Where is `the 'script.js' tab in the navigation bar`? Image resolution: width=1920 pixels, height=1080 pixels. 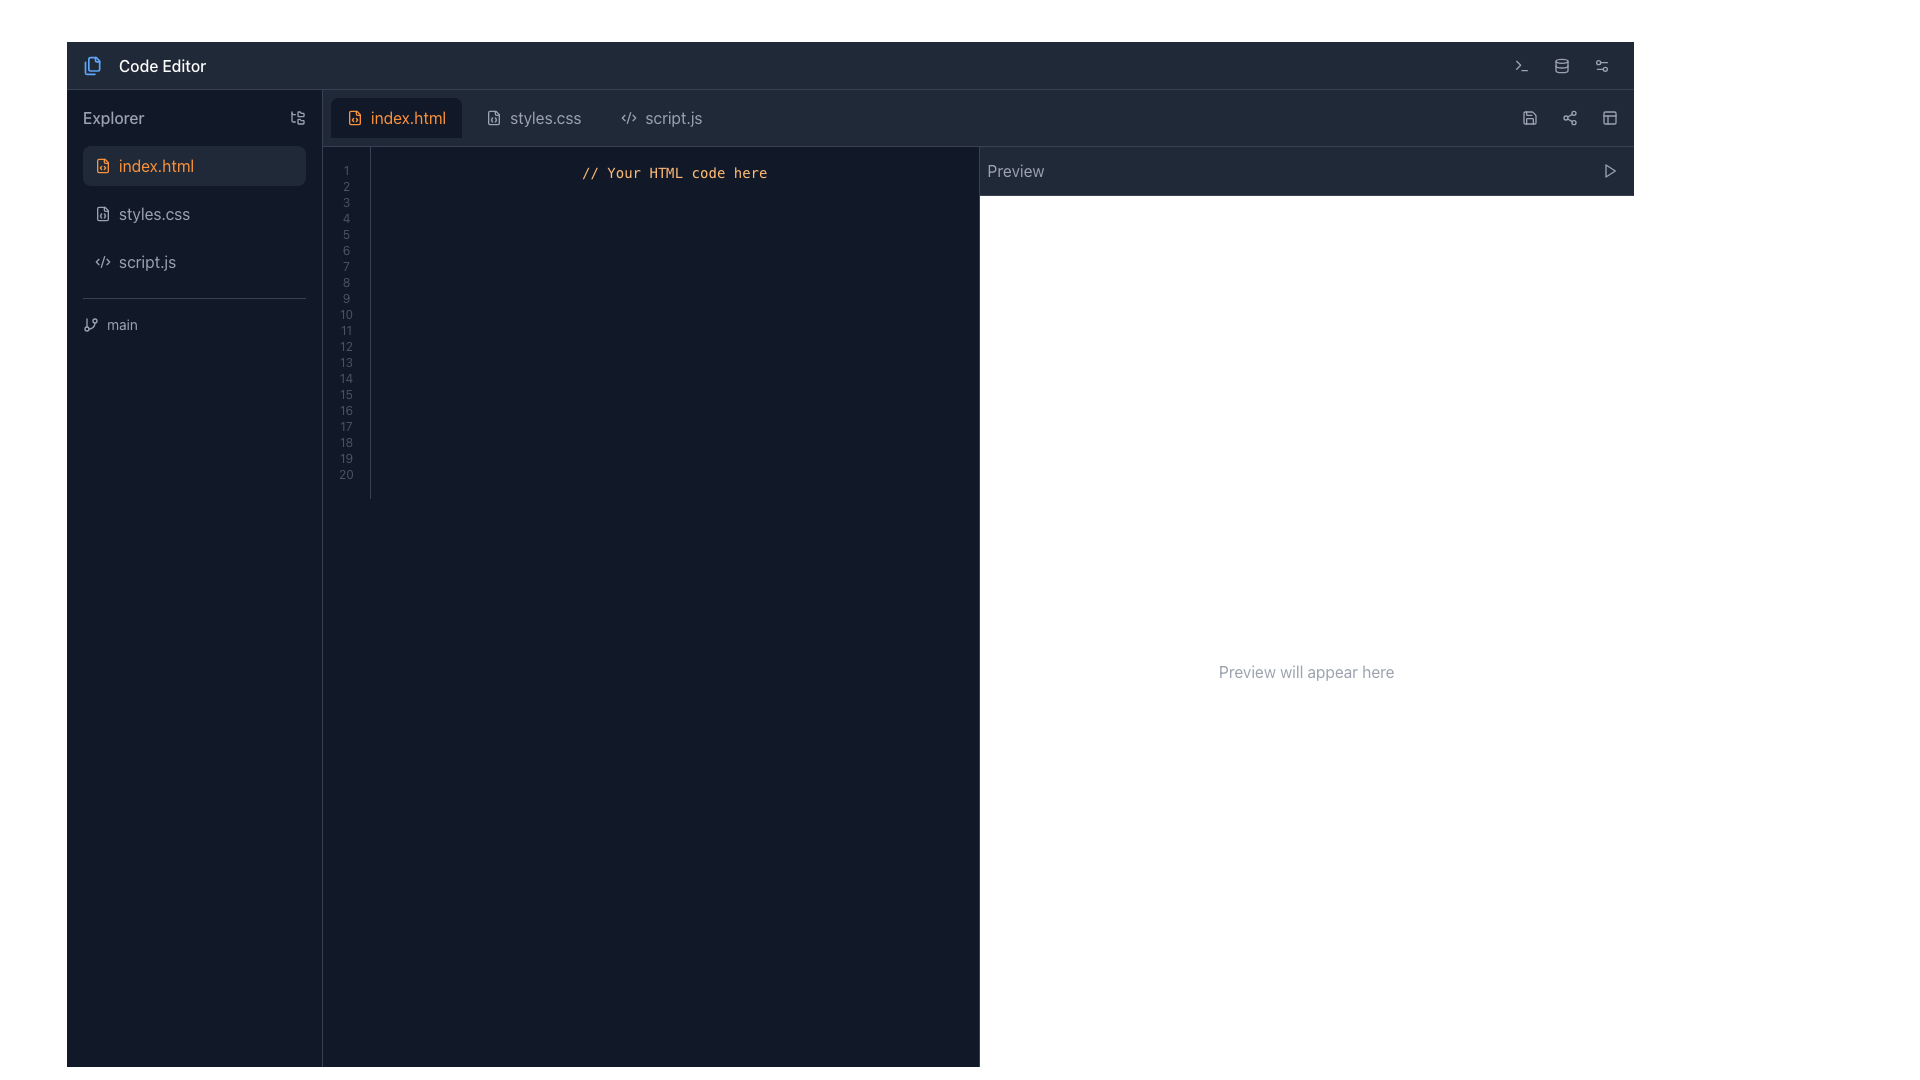
the 'script.js' tab in the navigation bar is located at coordinates (662, 118).